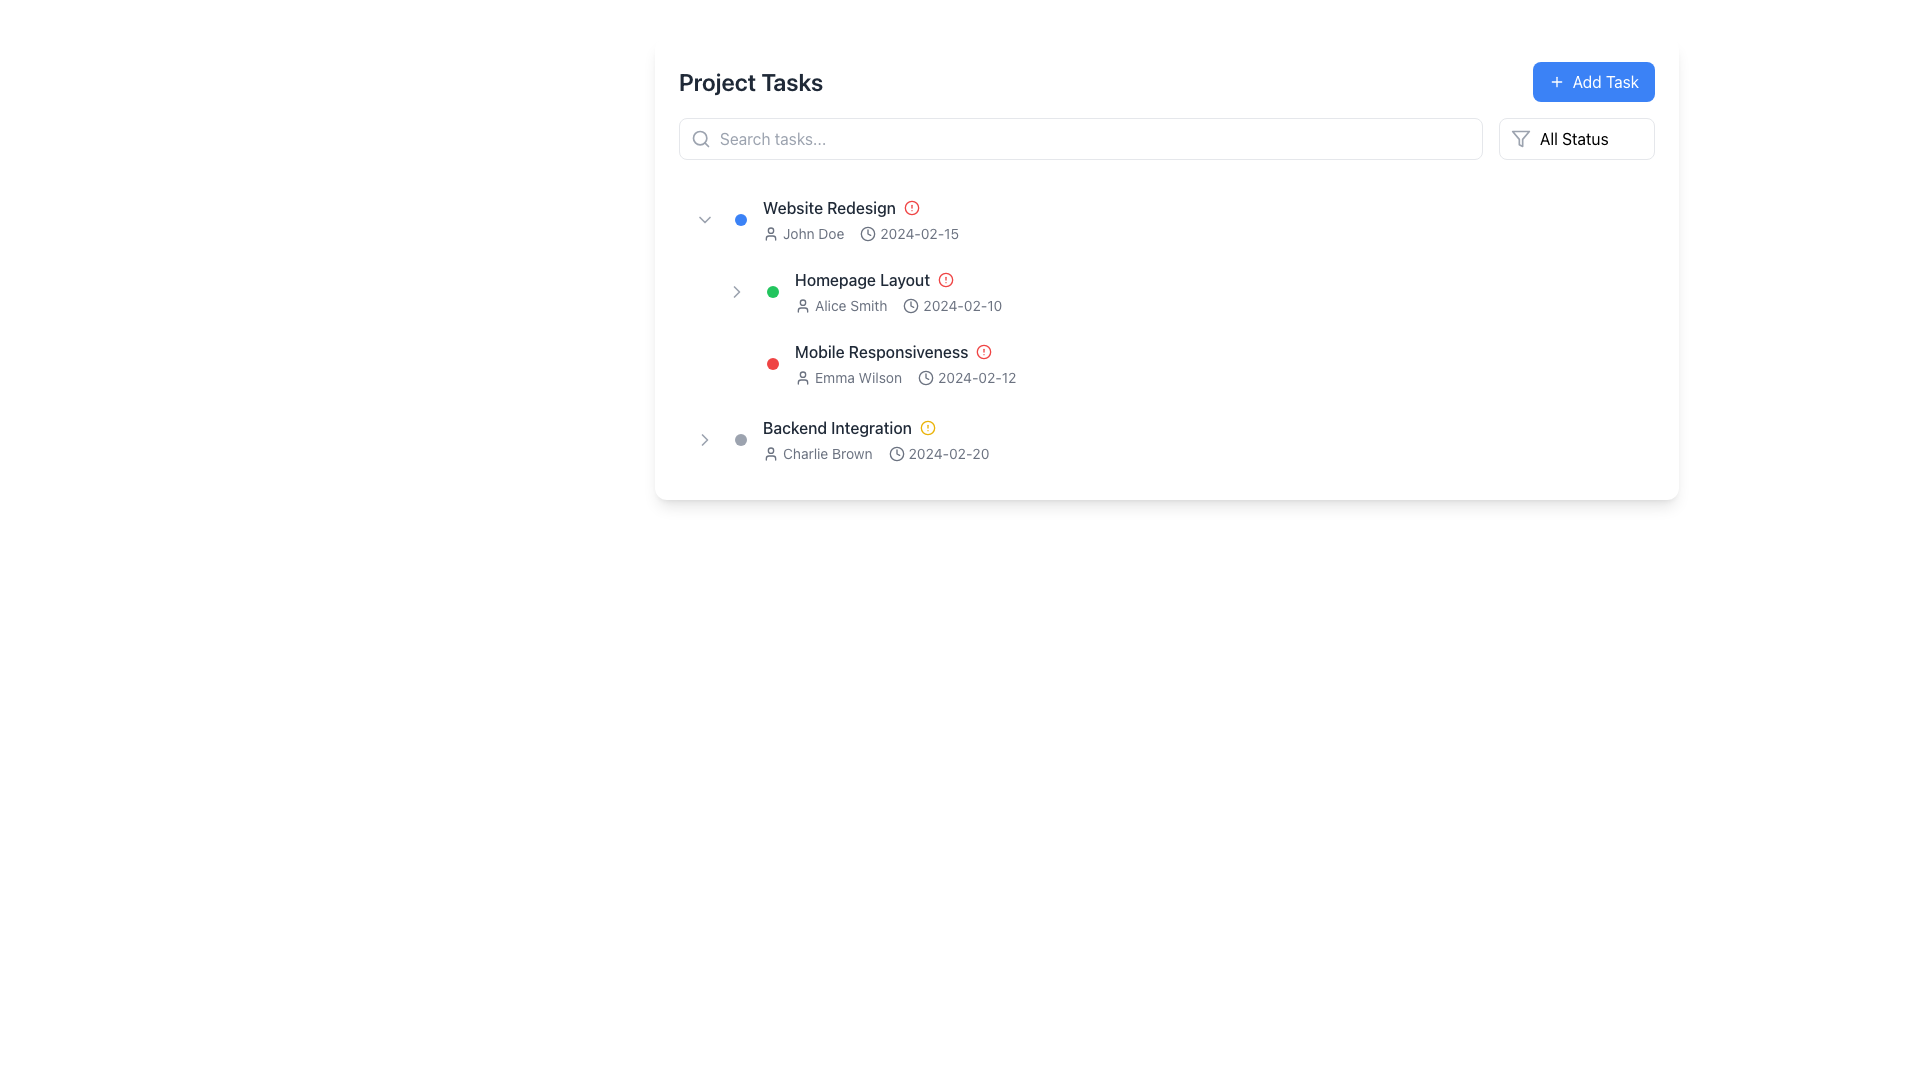 The width and height of the screenshot is (1920, 1080). Describe the element at coordinates (1166, 137) in the screenshot. I see `the dropdown menu located in the Combined search bar and dropdown filter below the 'Add Task' button in the 'Project Tasks' section` at that location.